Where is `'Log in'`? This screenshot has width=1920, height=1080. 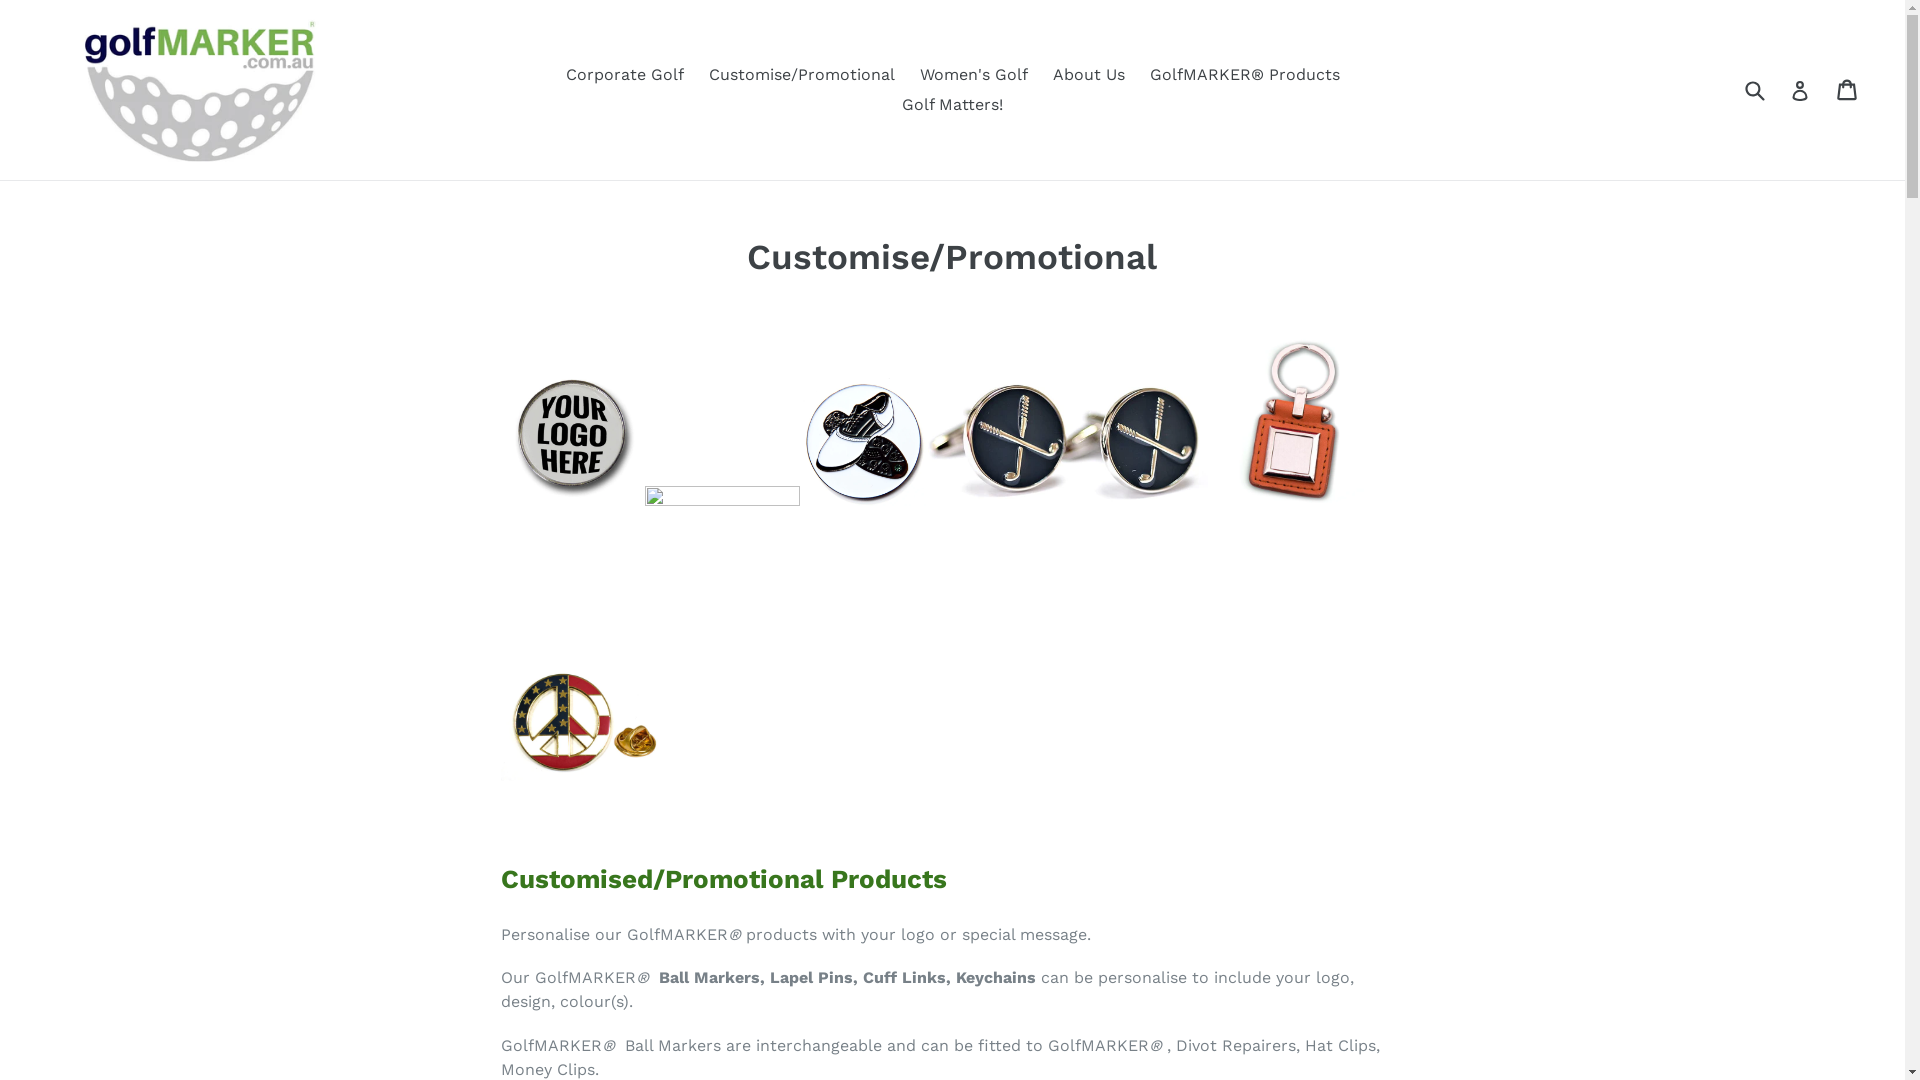
'Log in' is located at coordinates (1800, 88).